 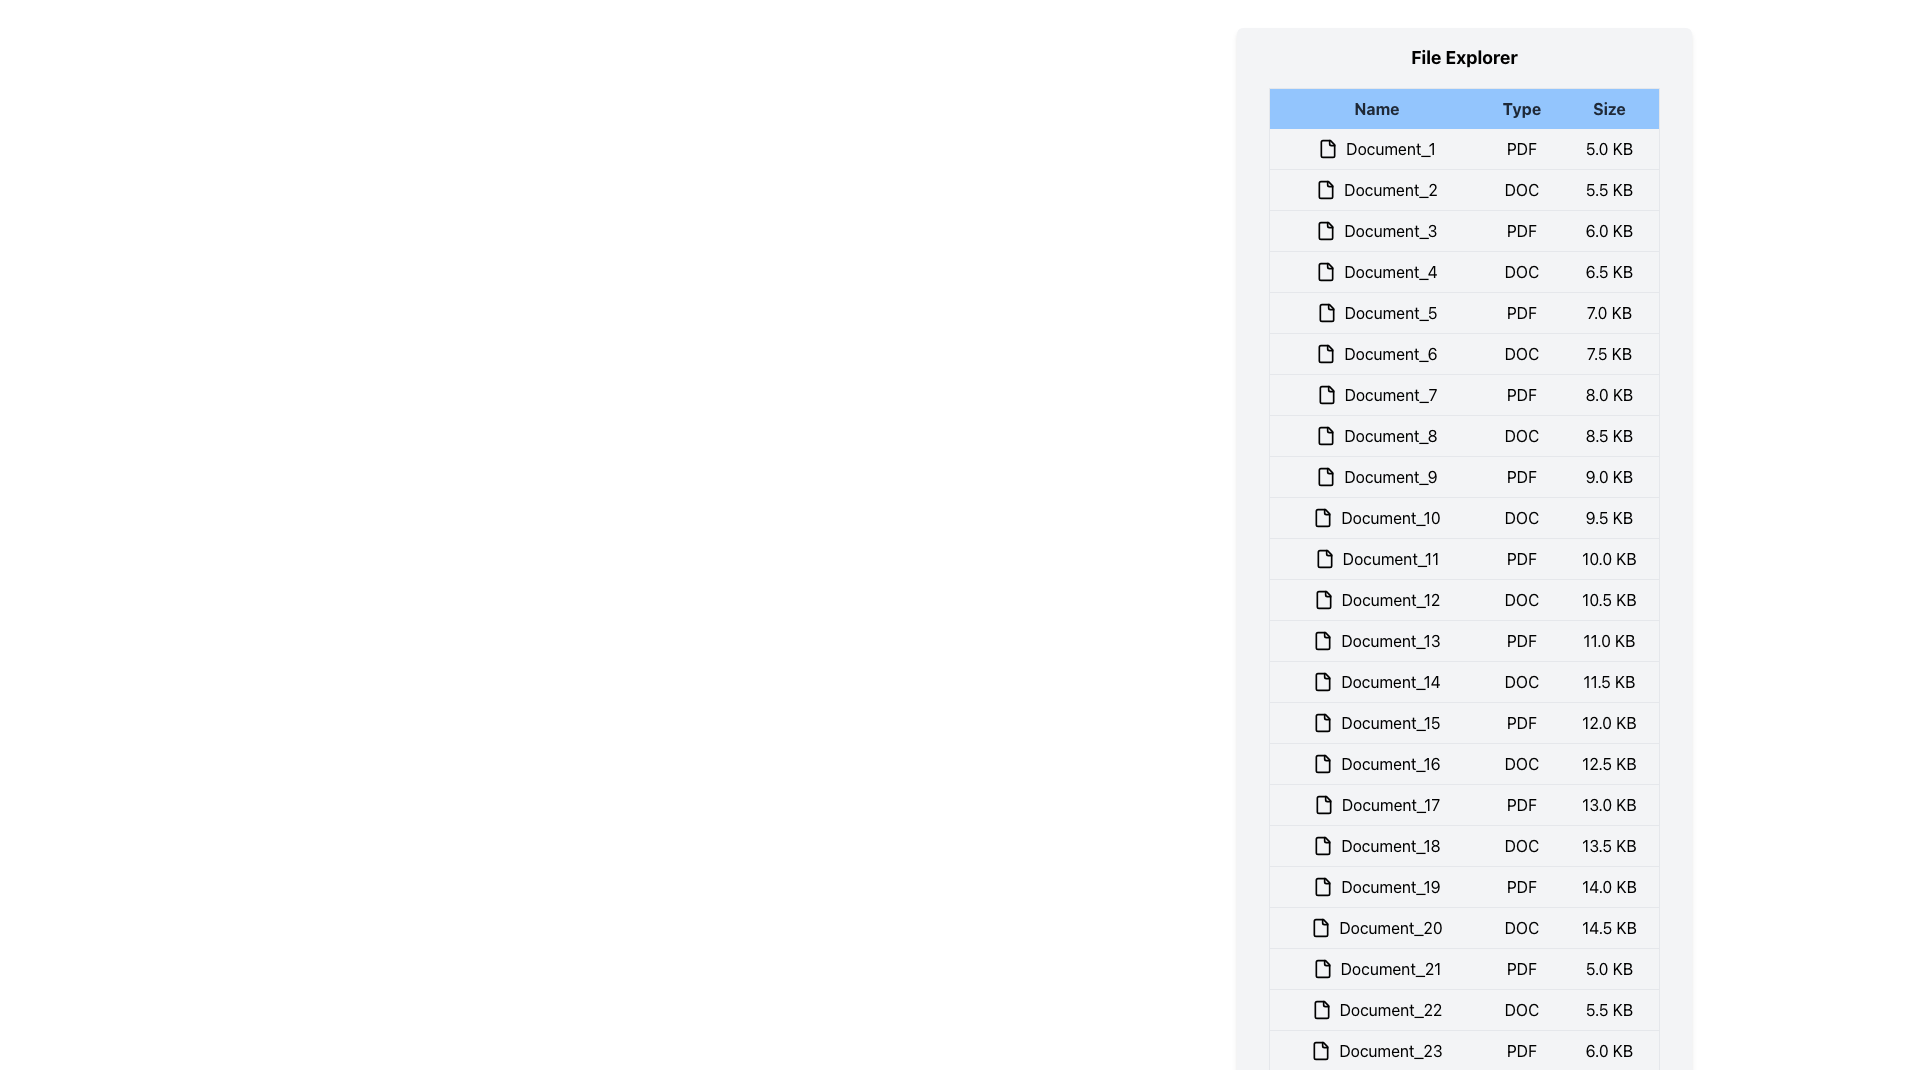 I want to click on the first row in the file table displaying information about 'Document_1', so click(x=1464, y=148).